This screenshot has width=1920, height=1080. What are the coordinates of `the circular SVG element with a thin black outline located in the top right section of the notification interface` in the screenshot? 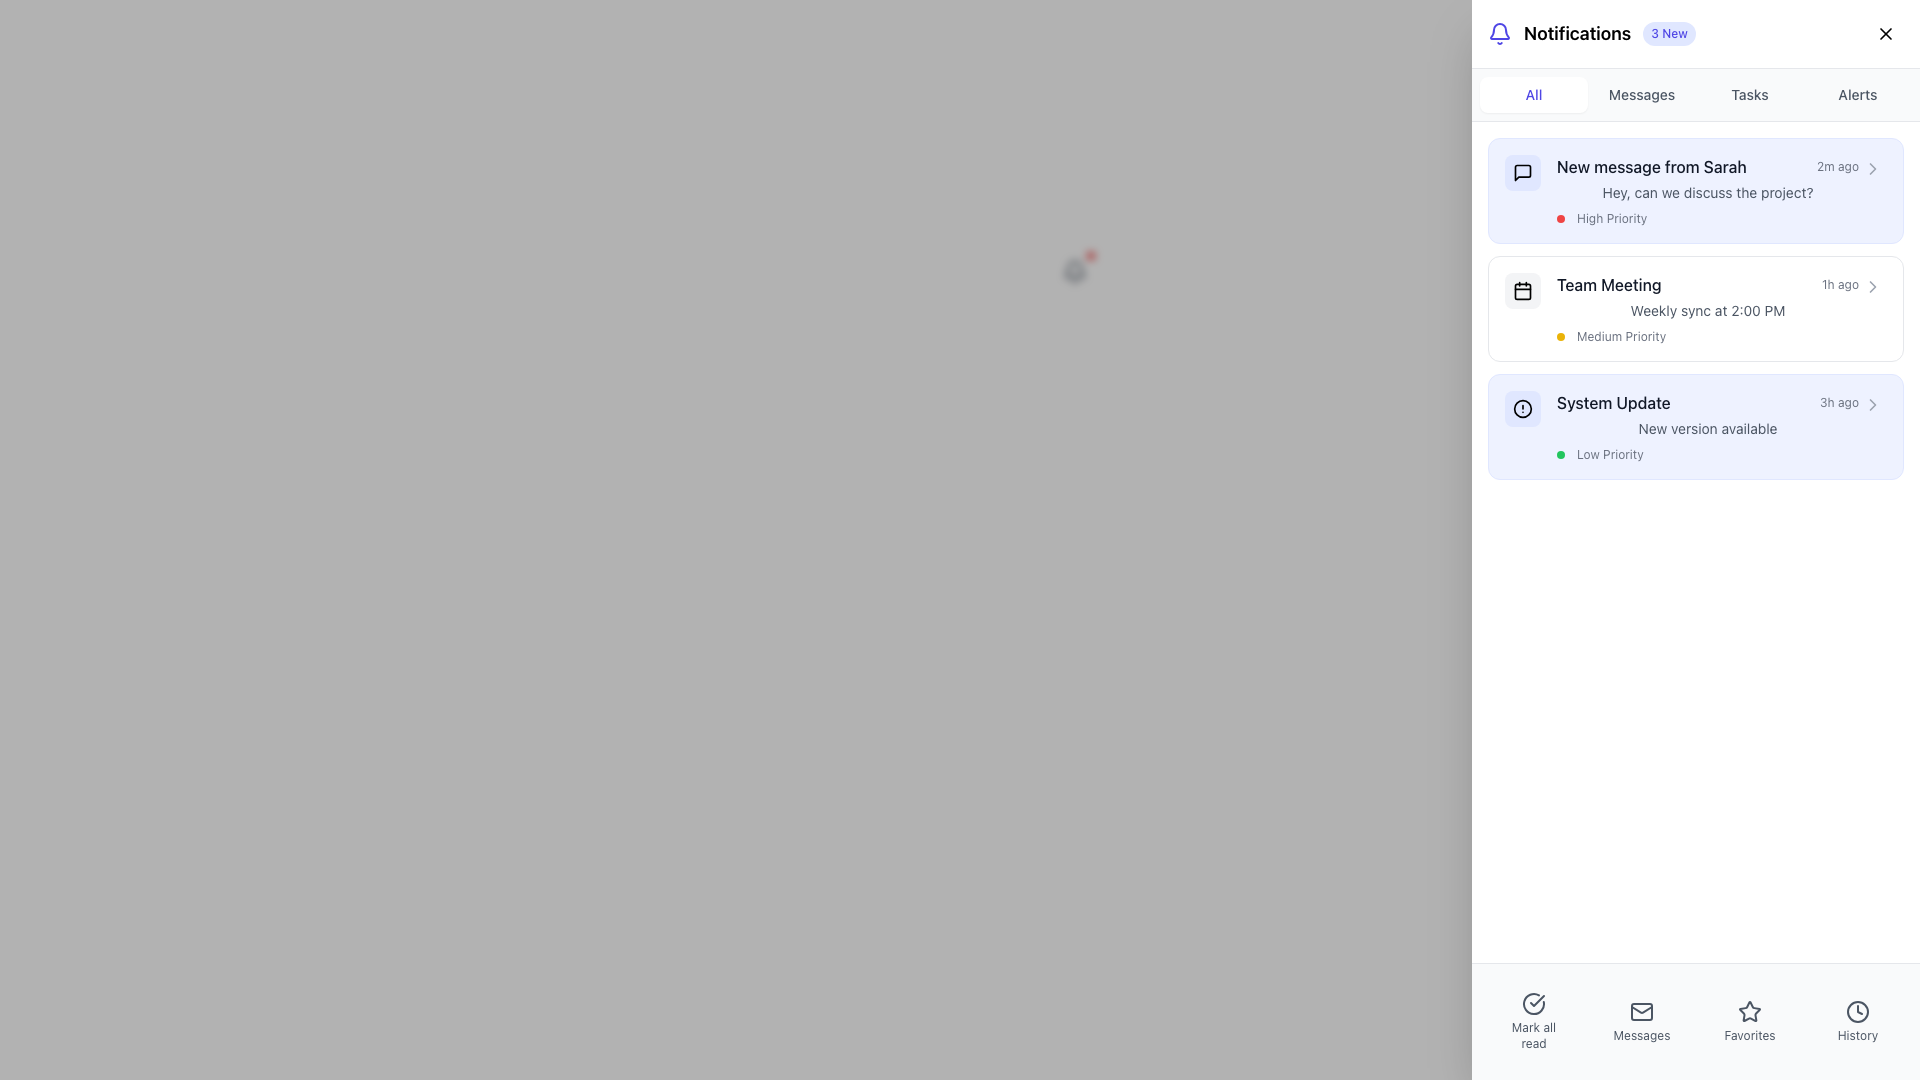 It's located at (1521, 407).